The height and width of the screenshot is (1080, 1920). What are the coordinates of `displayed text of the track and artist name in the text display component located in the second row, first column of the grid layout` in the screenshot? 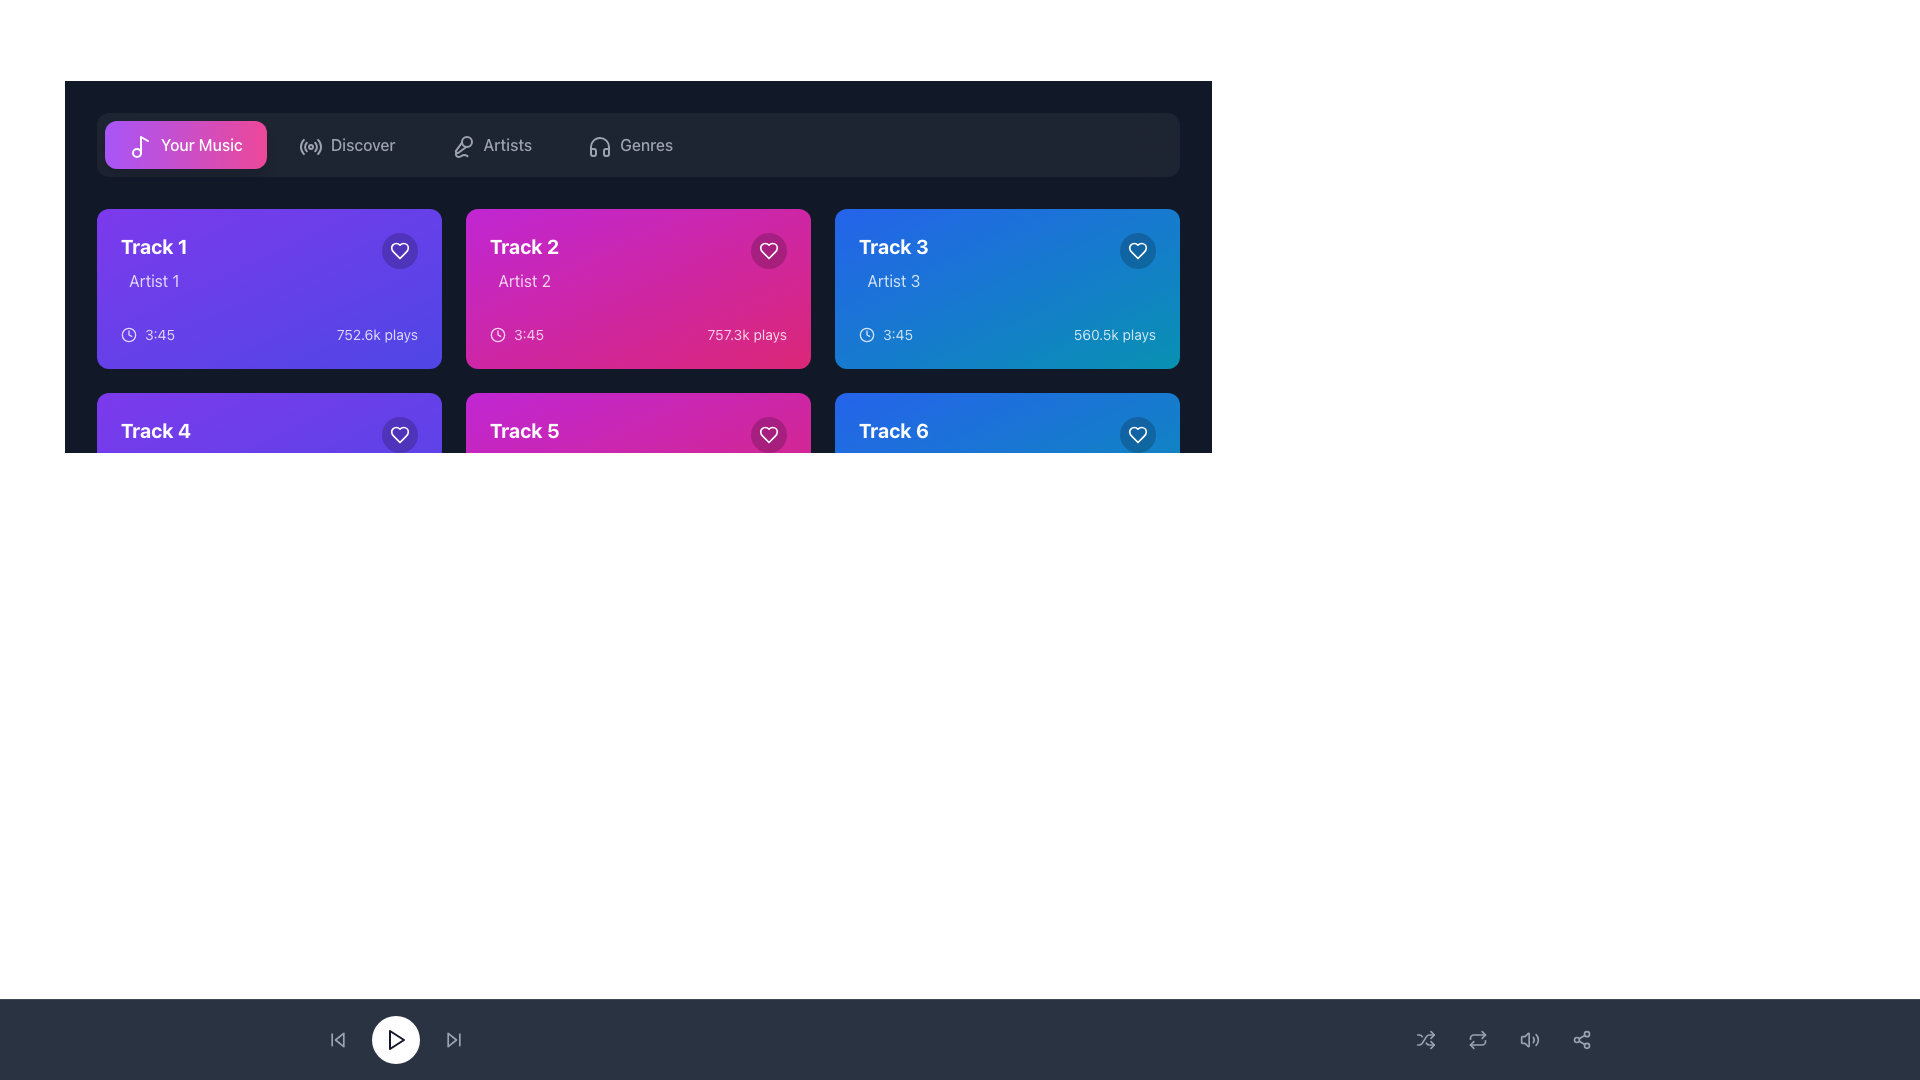 It's located at (524, 446).